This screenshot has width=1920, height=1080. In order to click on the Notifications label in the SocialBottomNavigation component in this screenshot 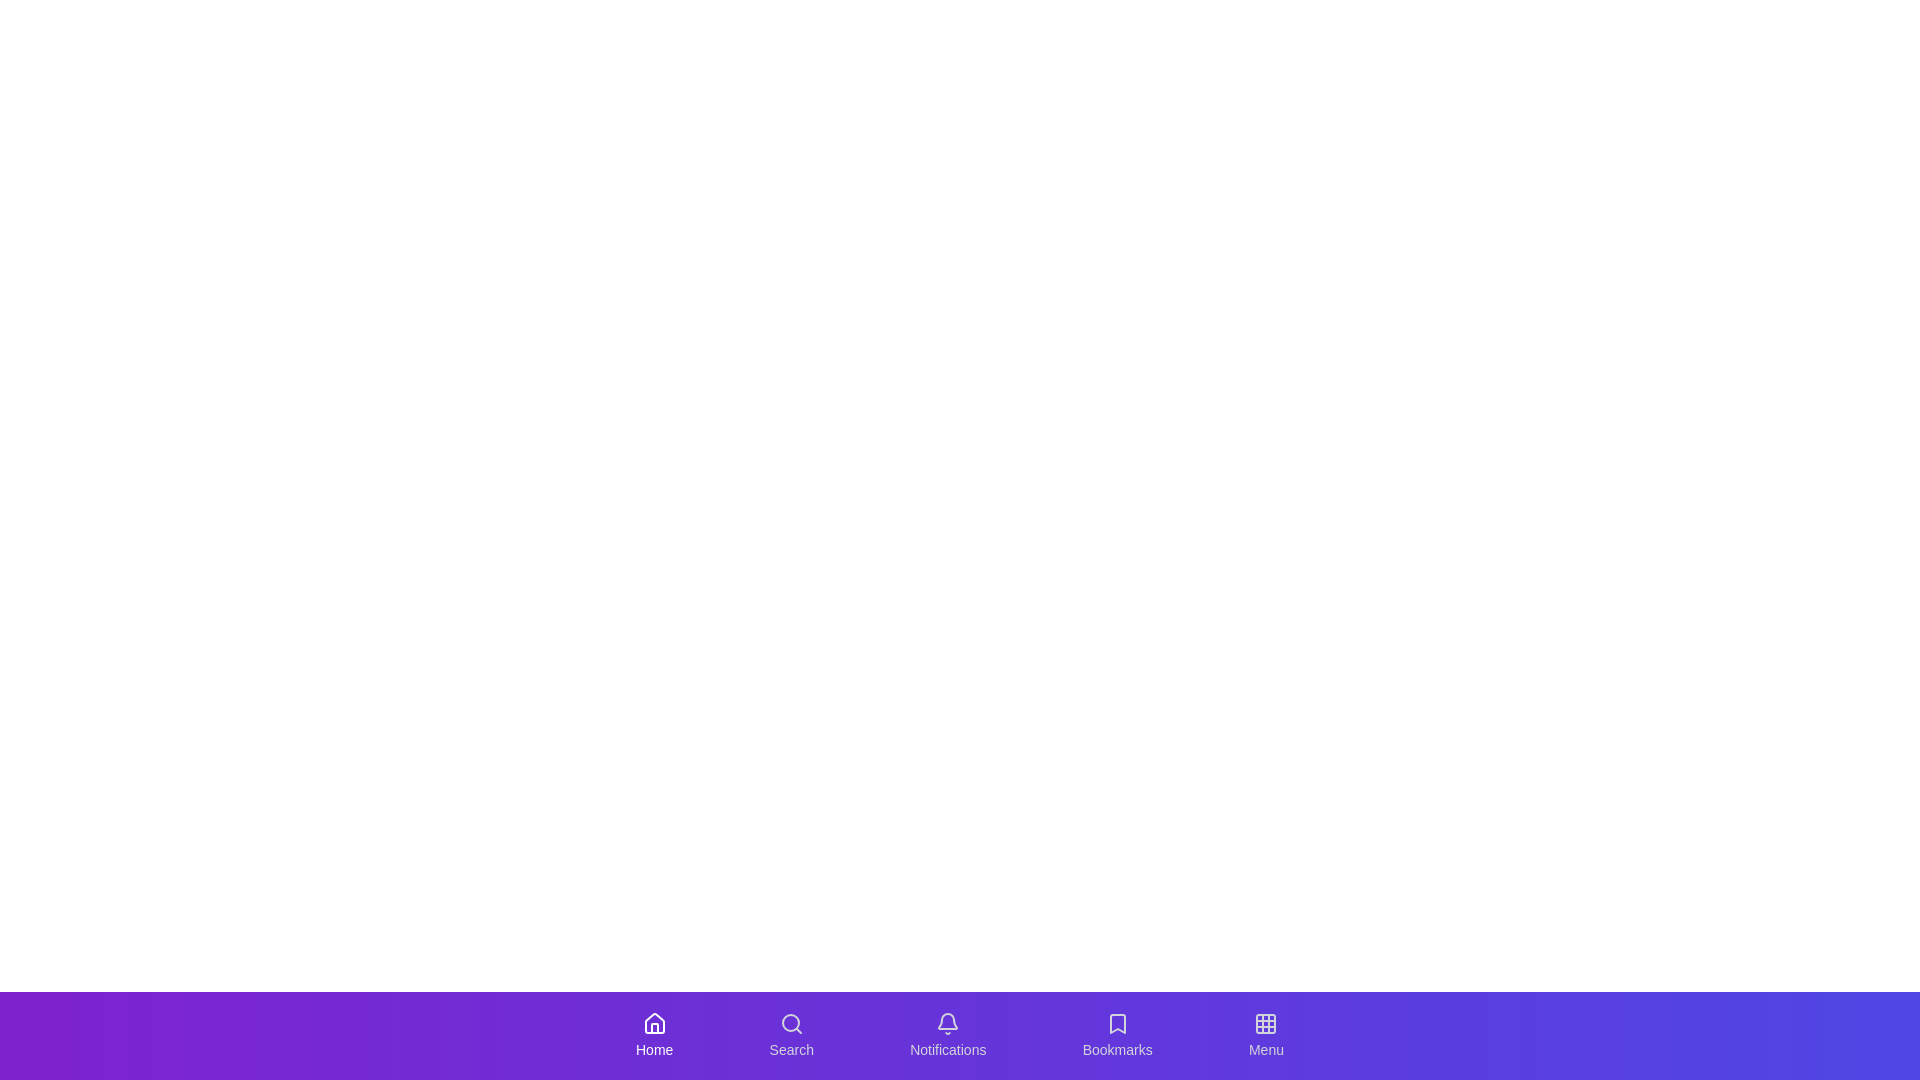, I will do `click(947, 1048)`.